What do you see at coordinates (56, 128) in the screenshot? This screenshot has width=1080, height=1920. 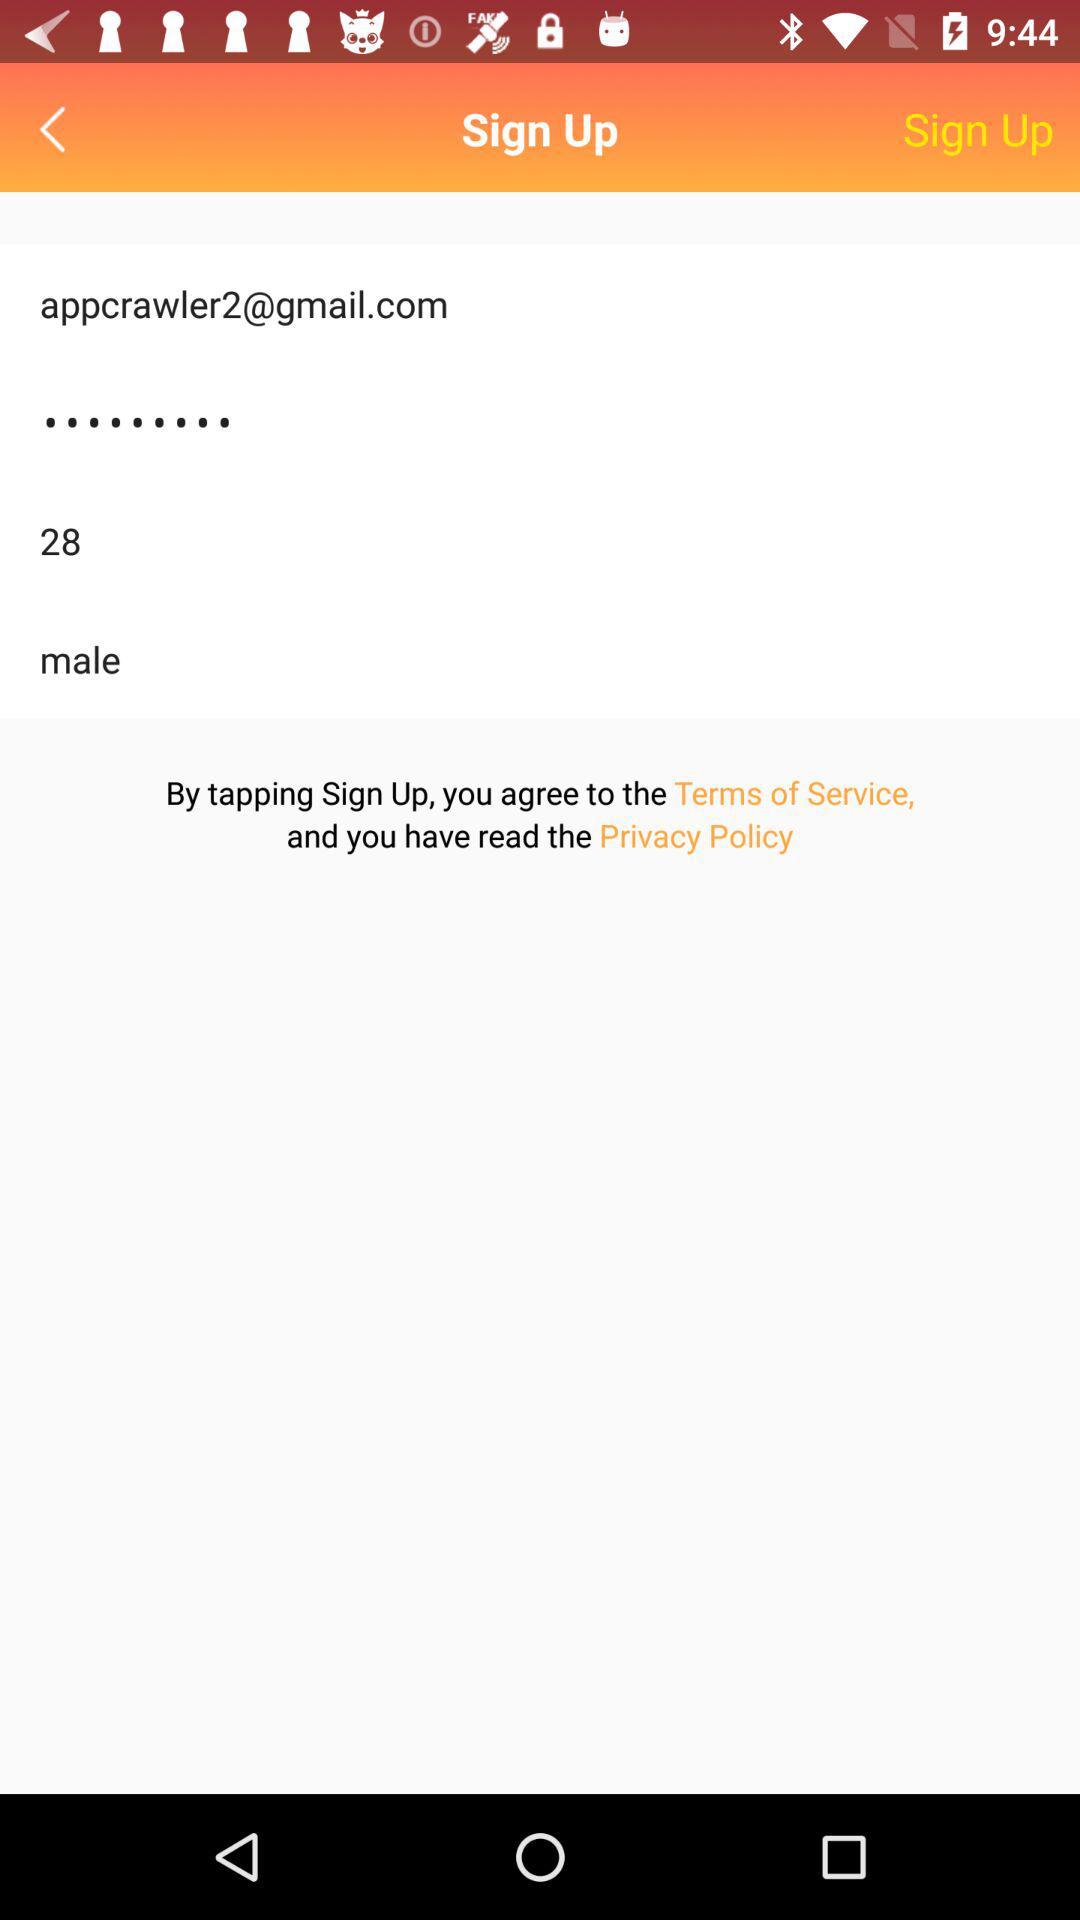 I see `go back` at bounding box center [56, 128].